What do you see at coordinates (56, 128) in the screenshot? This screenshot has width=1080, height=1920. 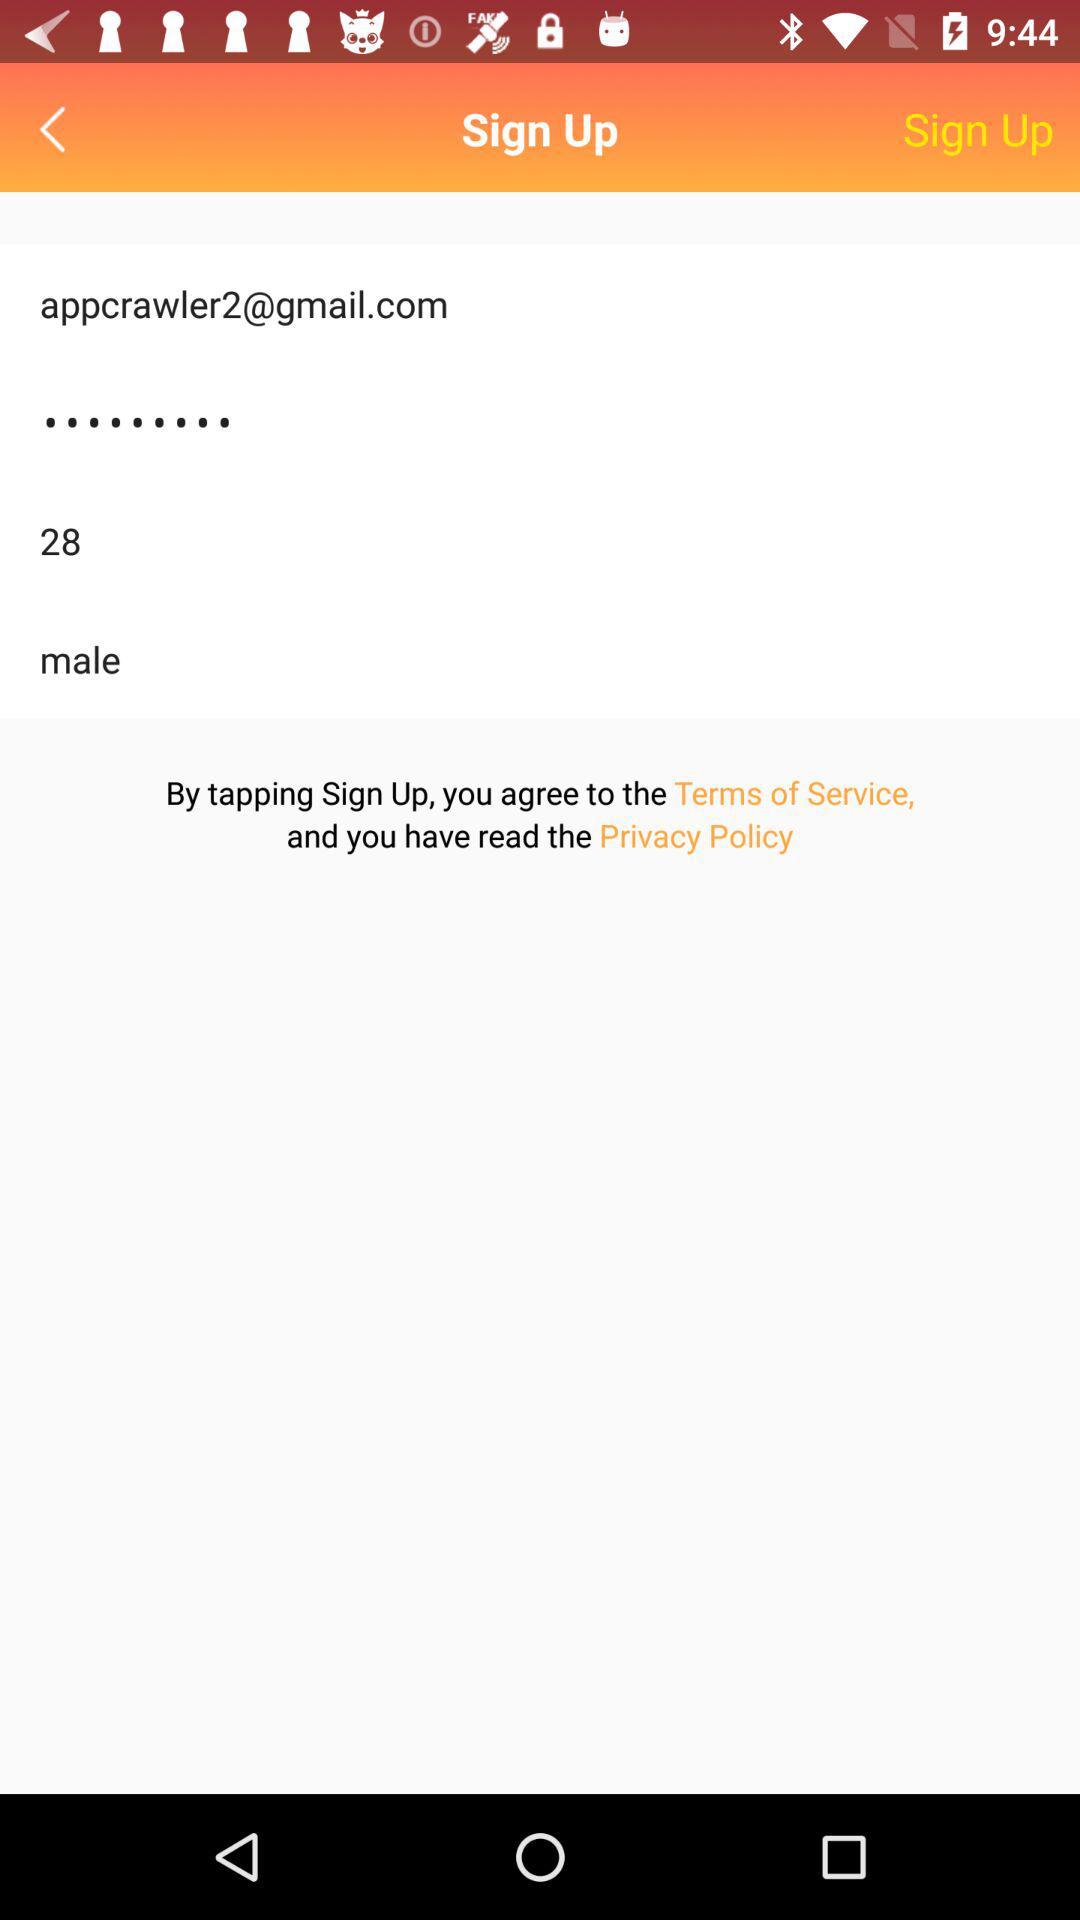 I see `go back` at bounding box center [56, 128].